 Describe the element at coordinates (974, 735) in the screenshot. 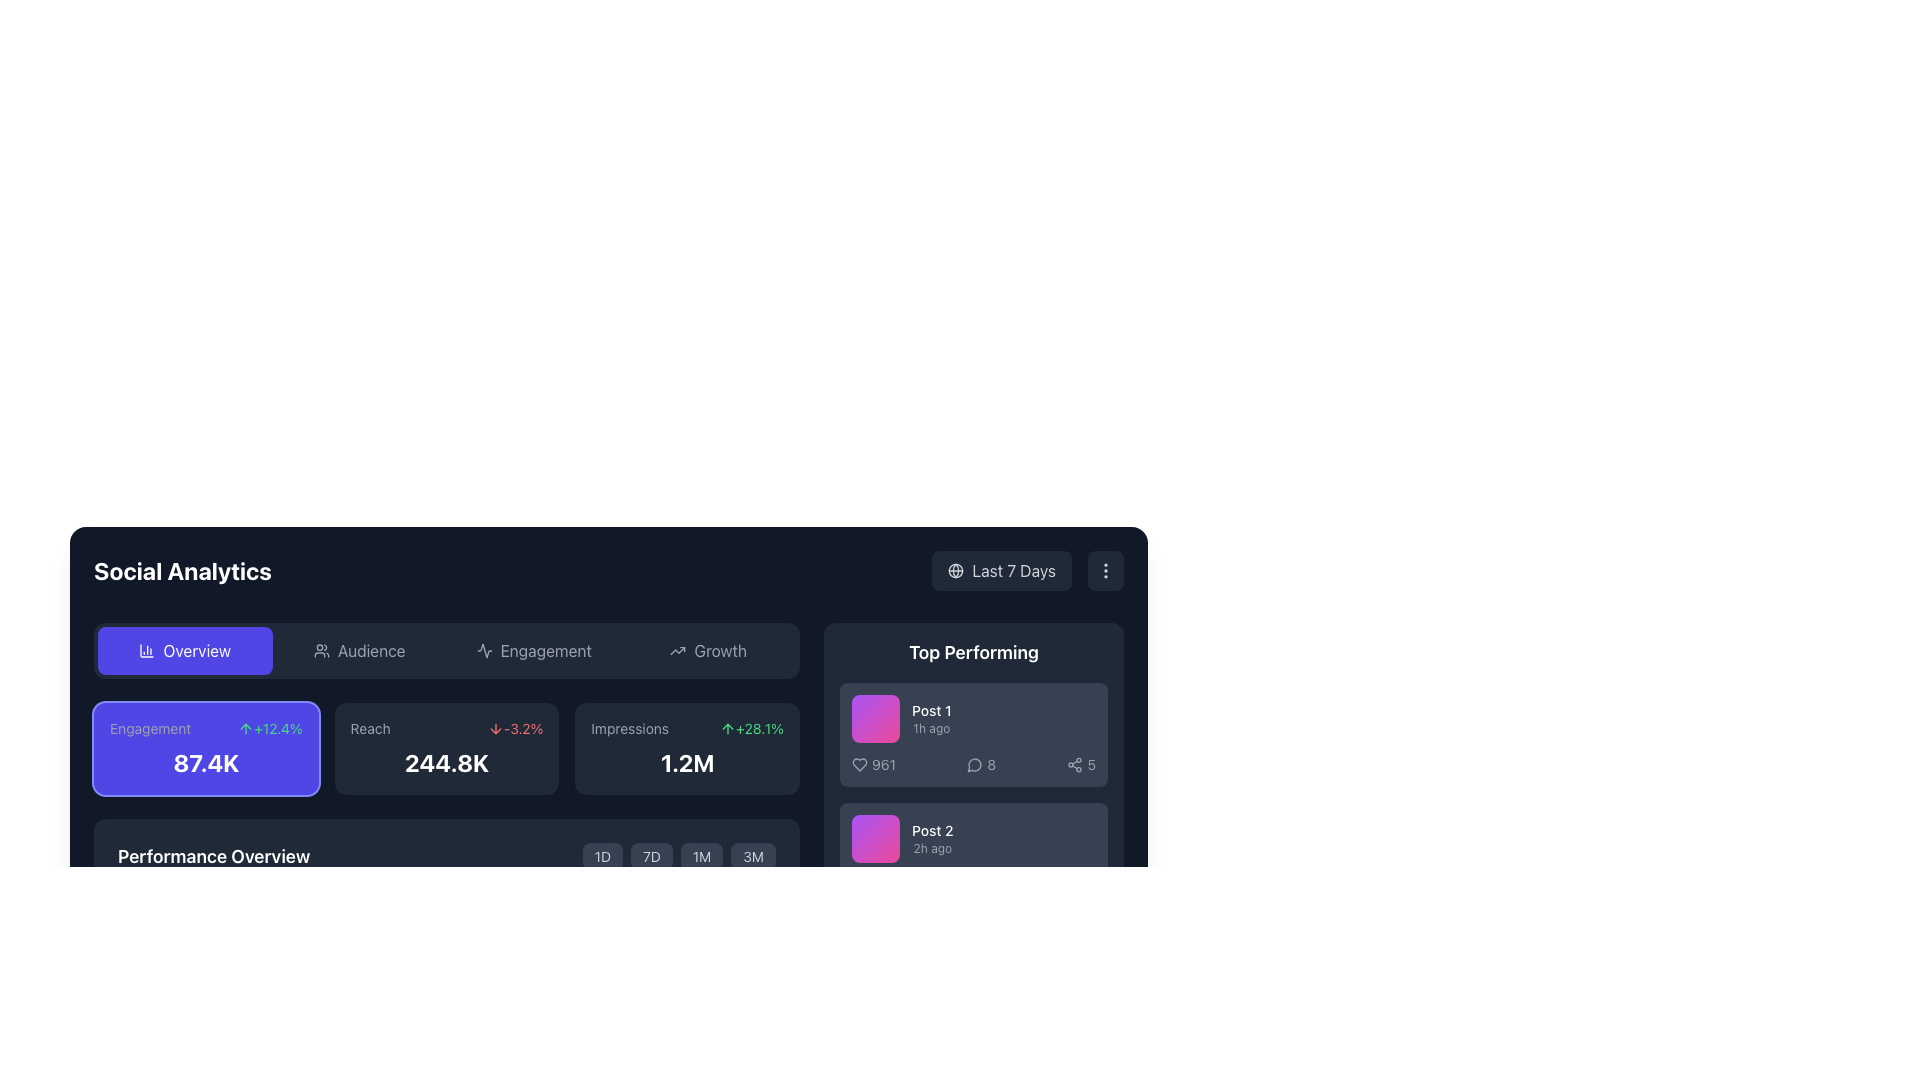

I see `the first card` at that location.